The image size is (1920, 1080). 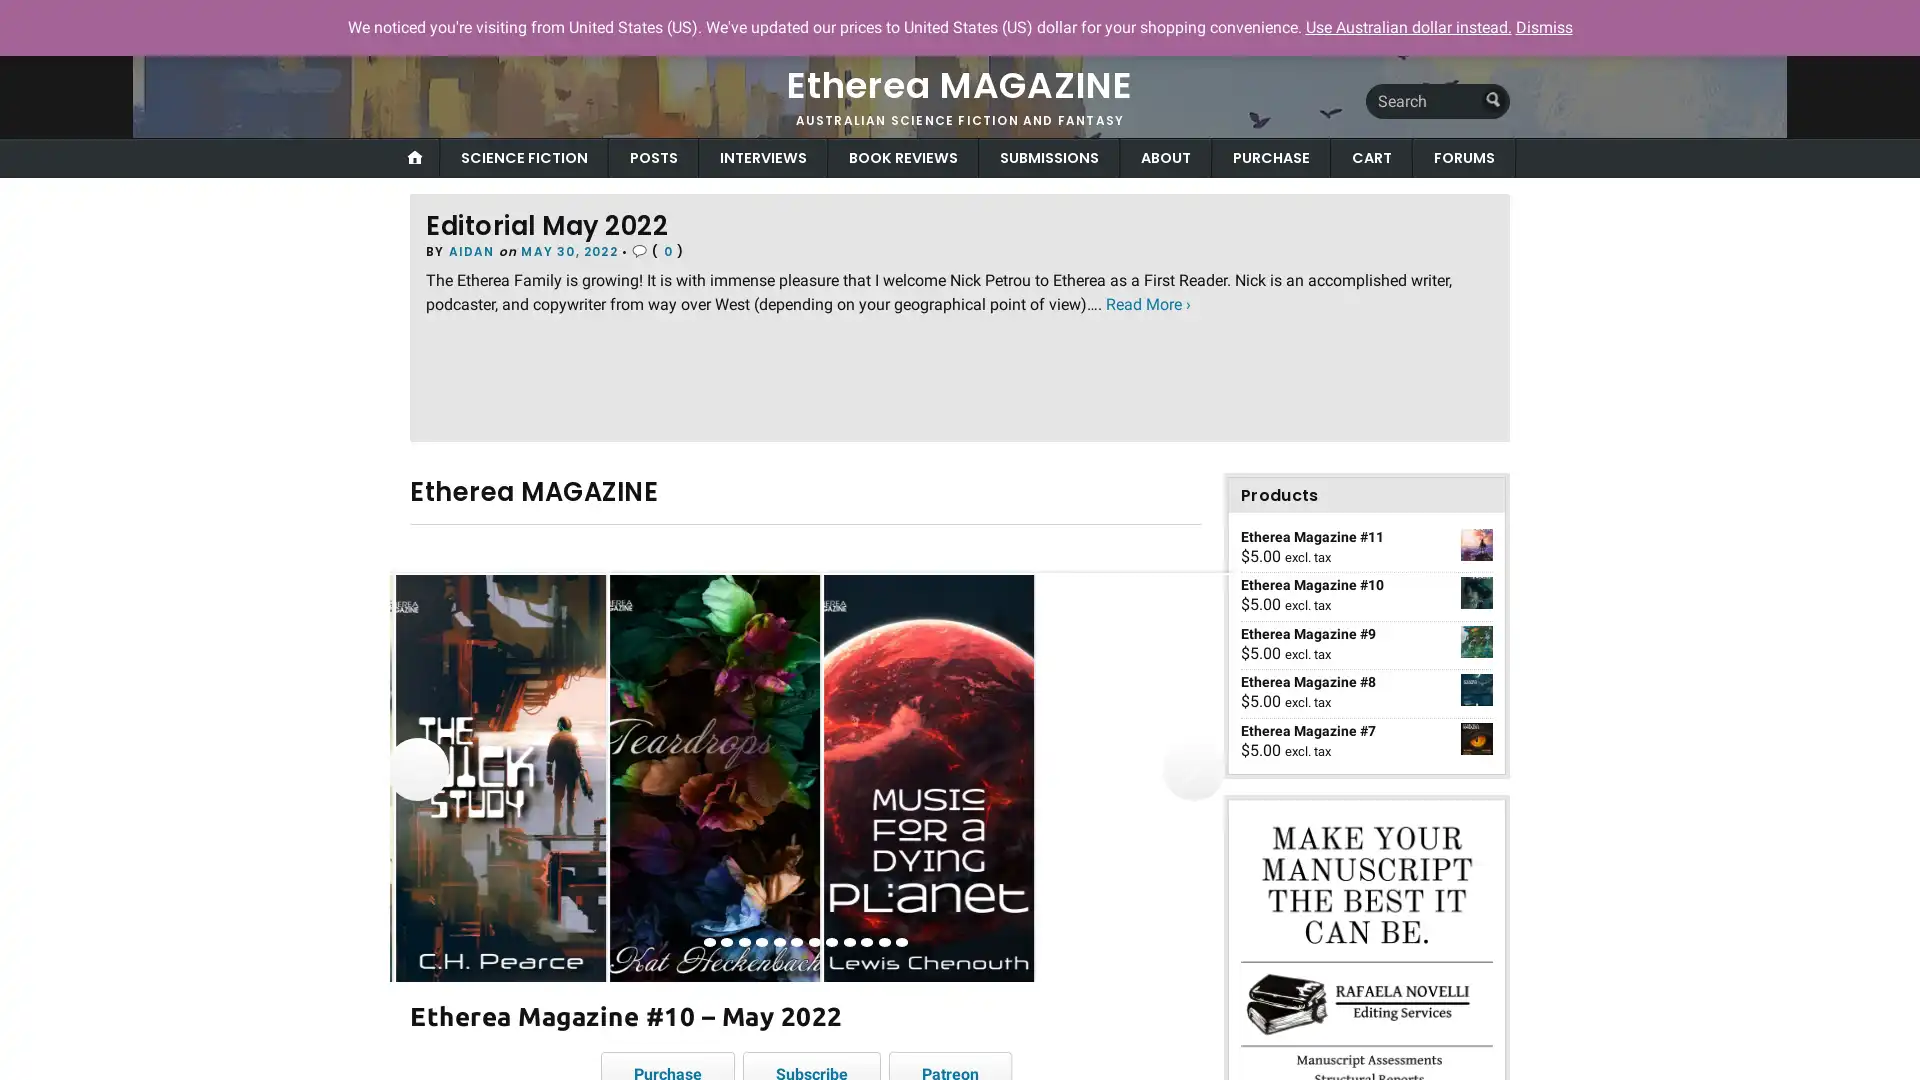 I want to click on view image 7 of 12 in carousel, so click(x=814, y=941).